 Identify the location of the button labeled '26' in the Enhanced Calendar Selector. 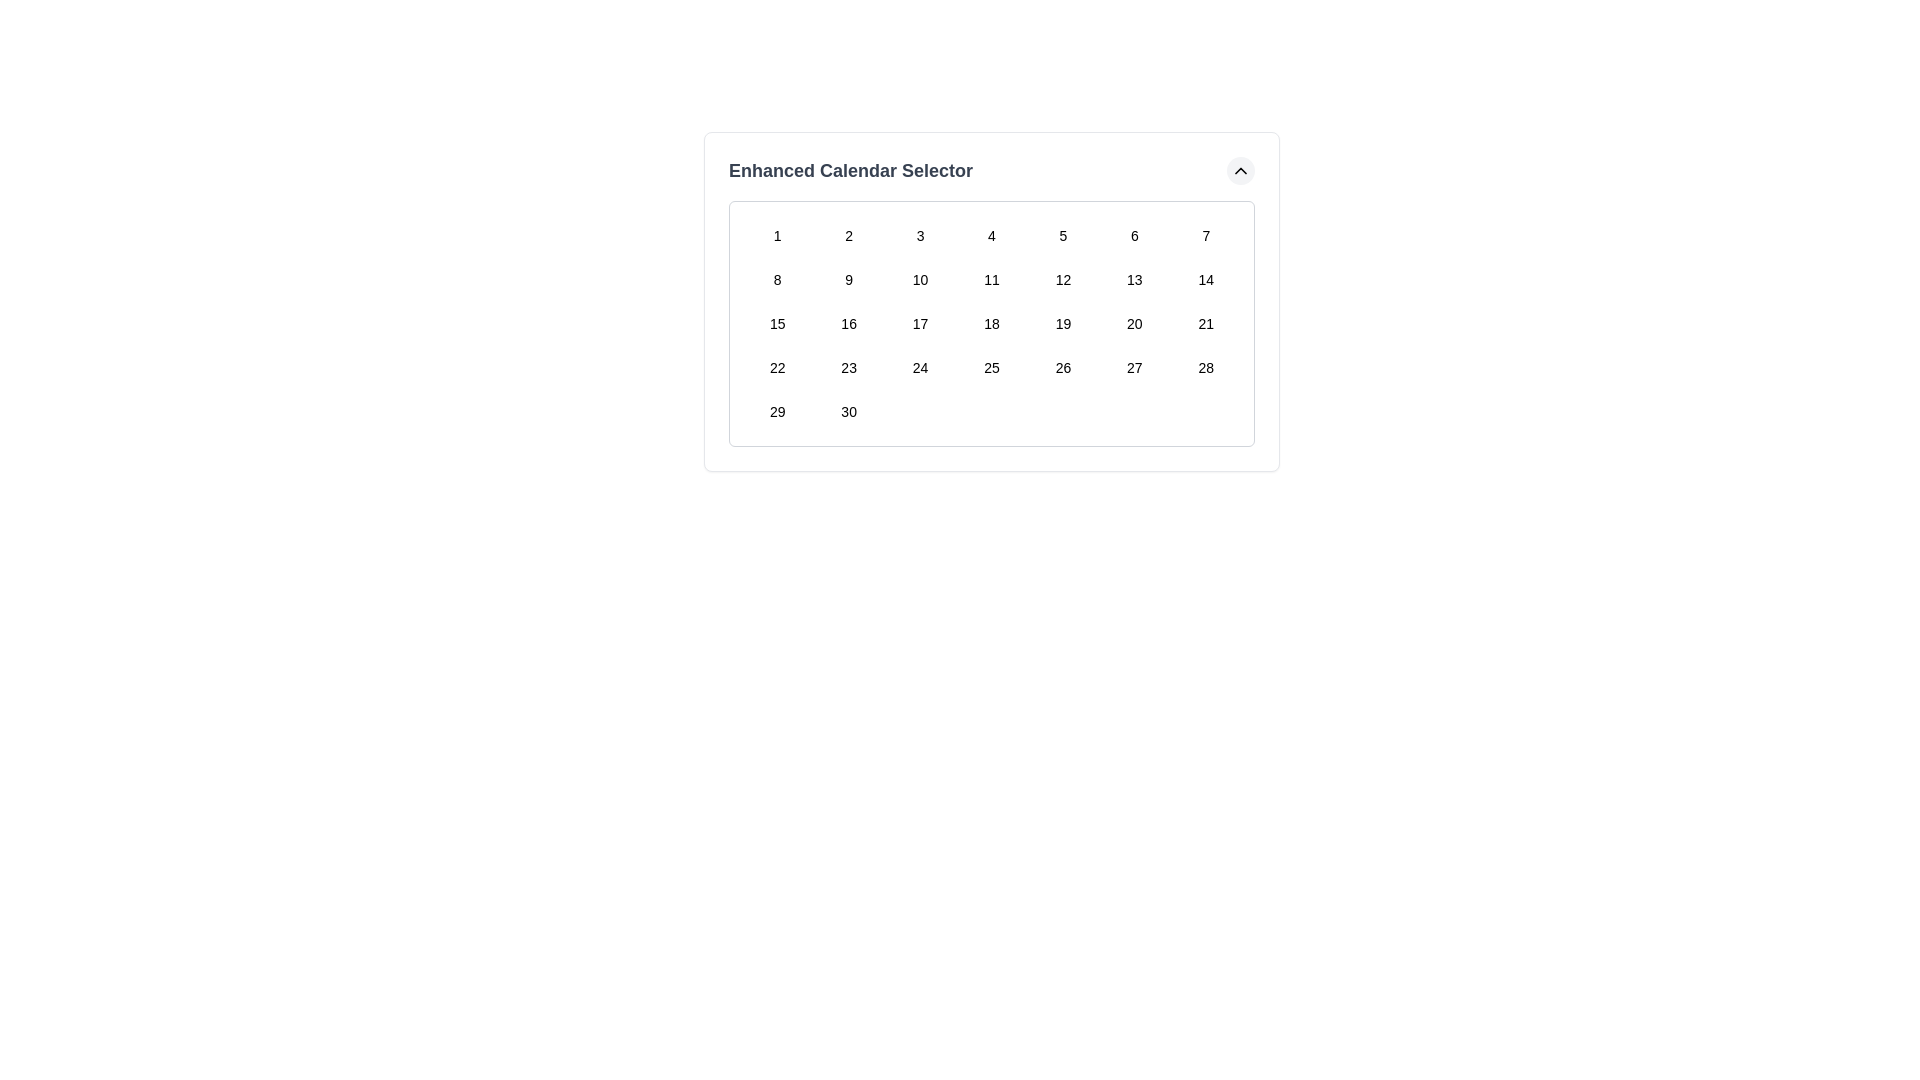
(1062, 367).